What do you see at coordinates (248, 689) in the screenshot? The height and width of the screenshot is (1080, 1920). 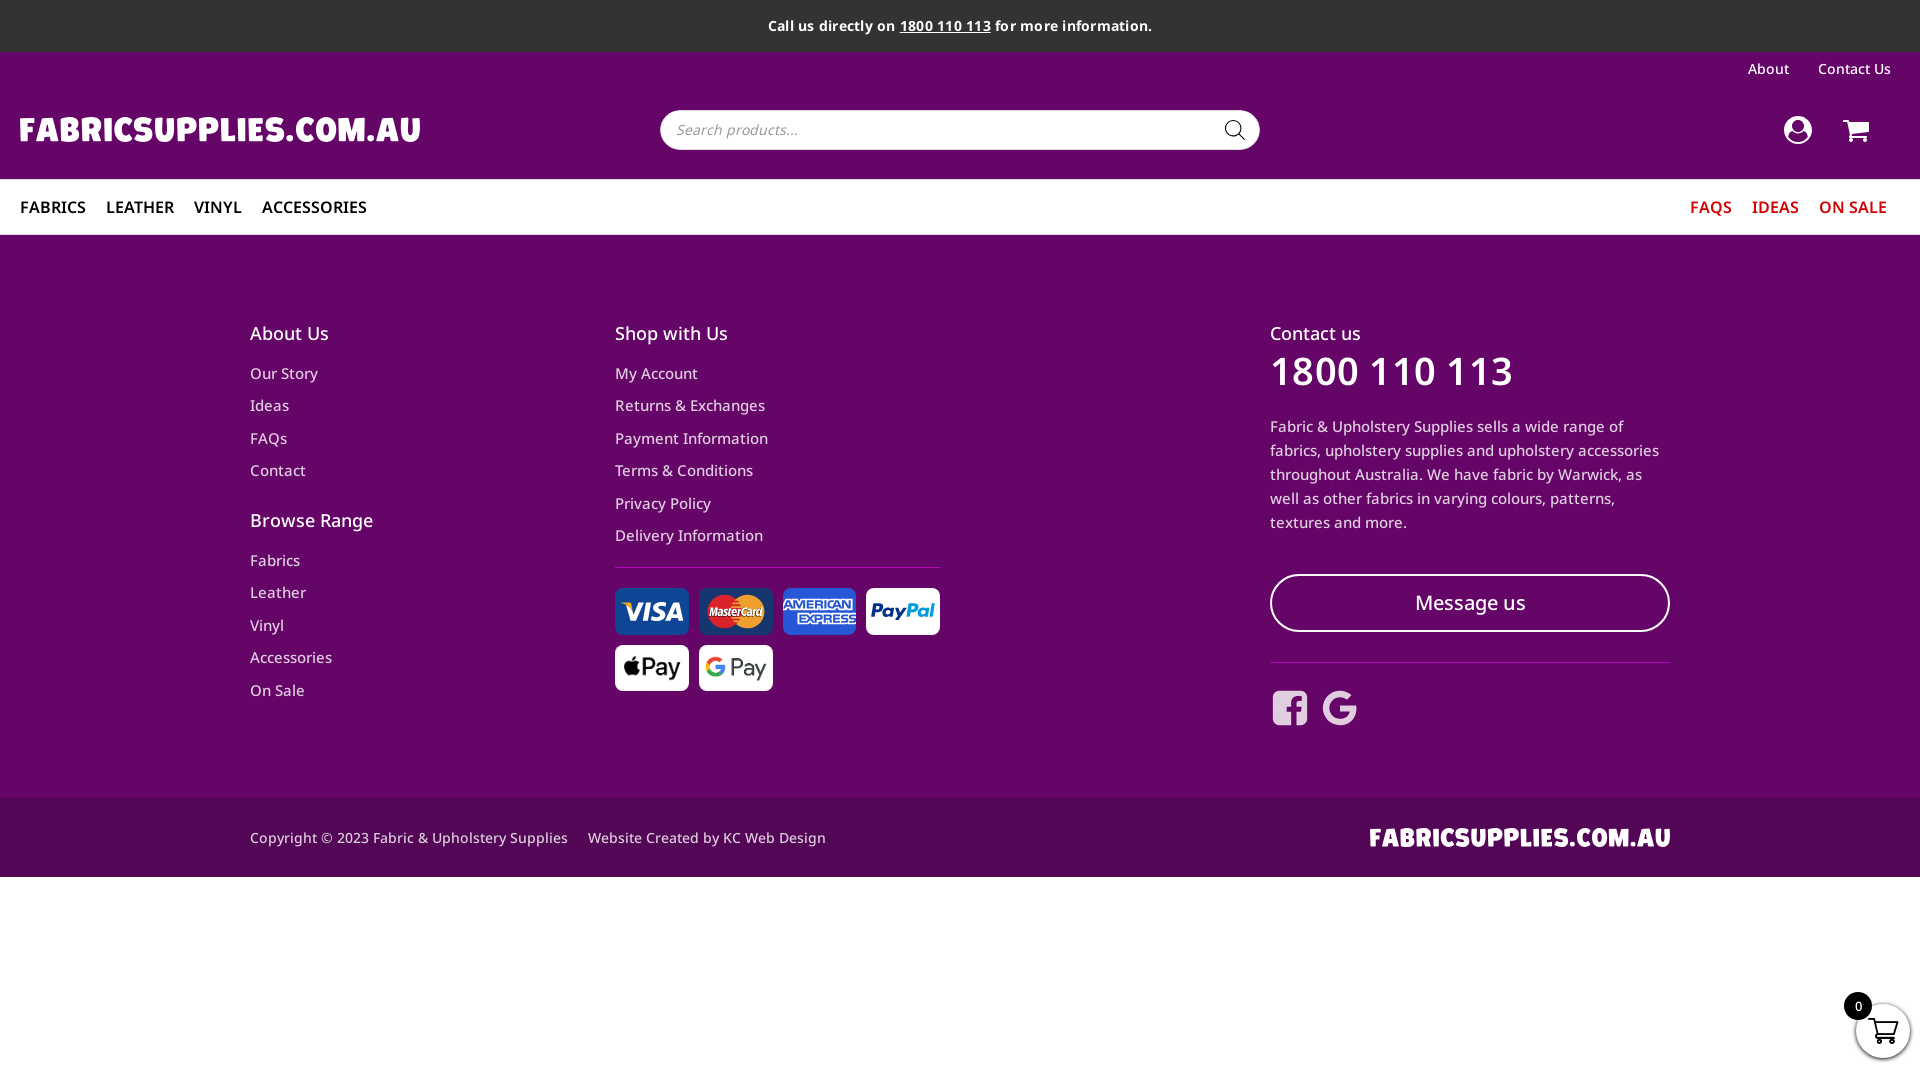 I see `'On Sale'` at bounding box center [248, 689].